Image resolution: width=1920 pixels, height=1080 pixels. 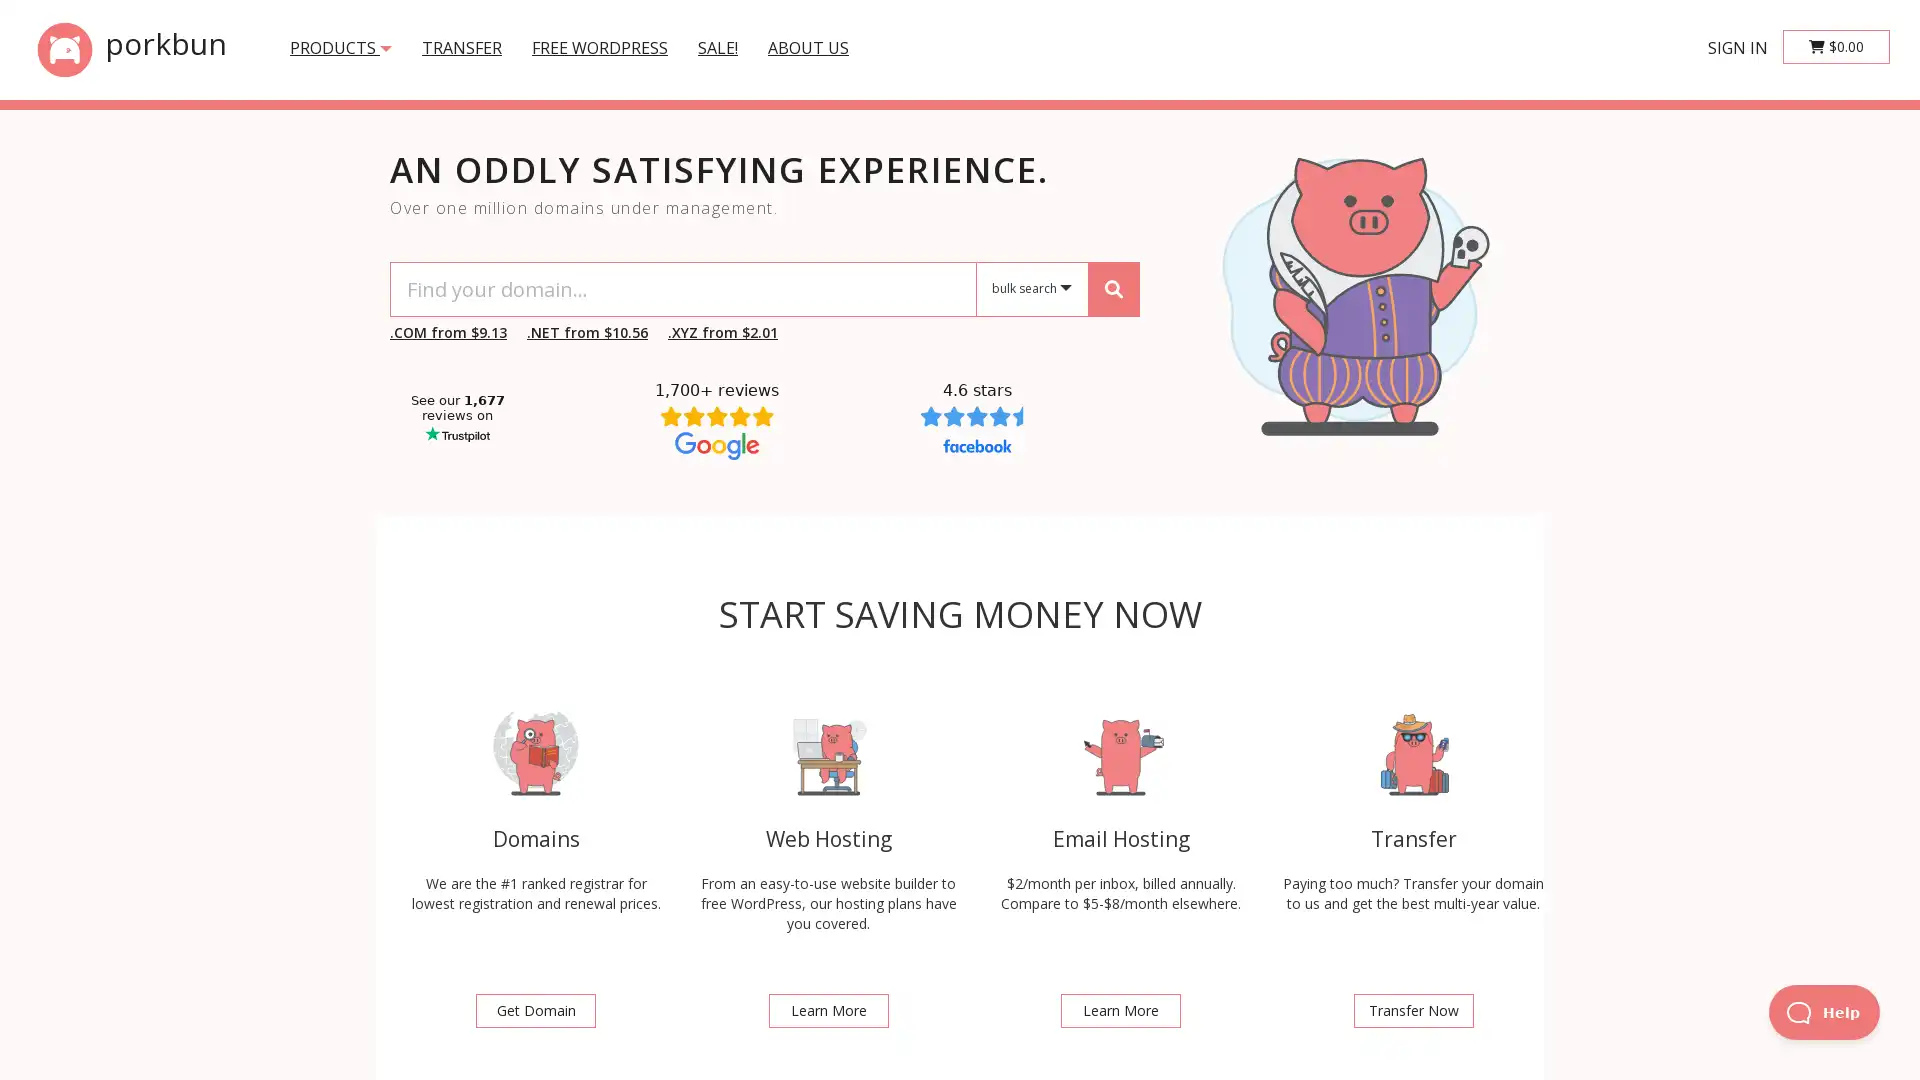 What do you see at coordinates (1112, 288) in the screenshot?
I see `submit search` at bounding box center [1112, 288].